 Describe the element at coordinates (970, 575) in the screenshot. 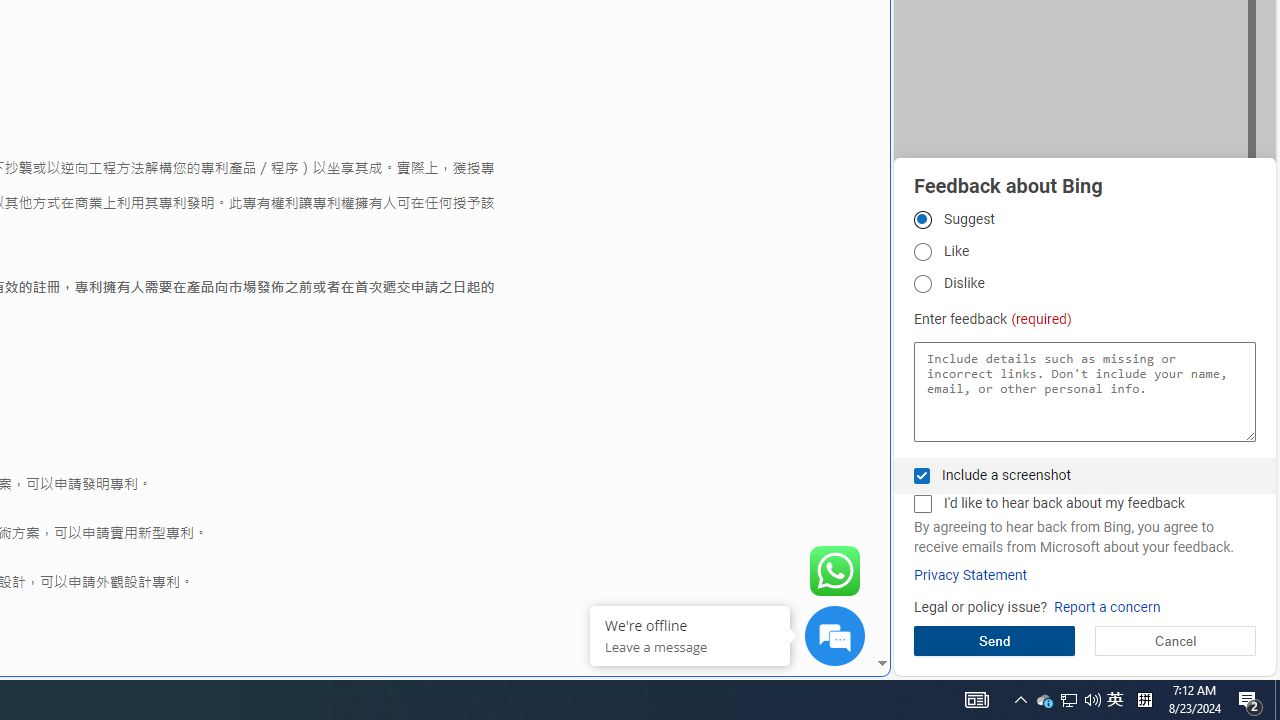

I see `'Privacy Statement'` at that location.